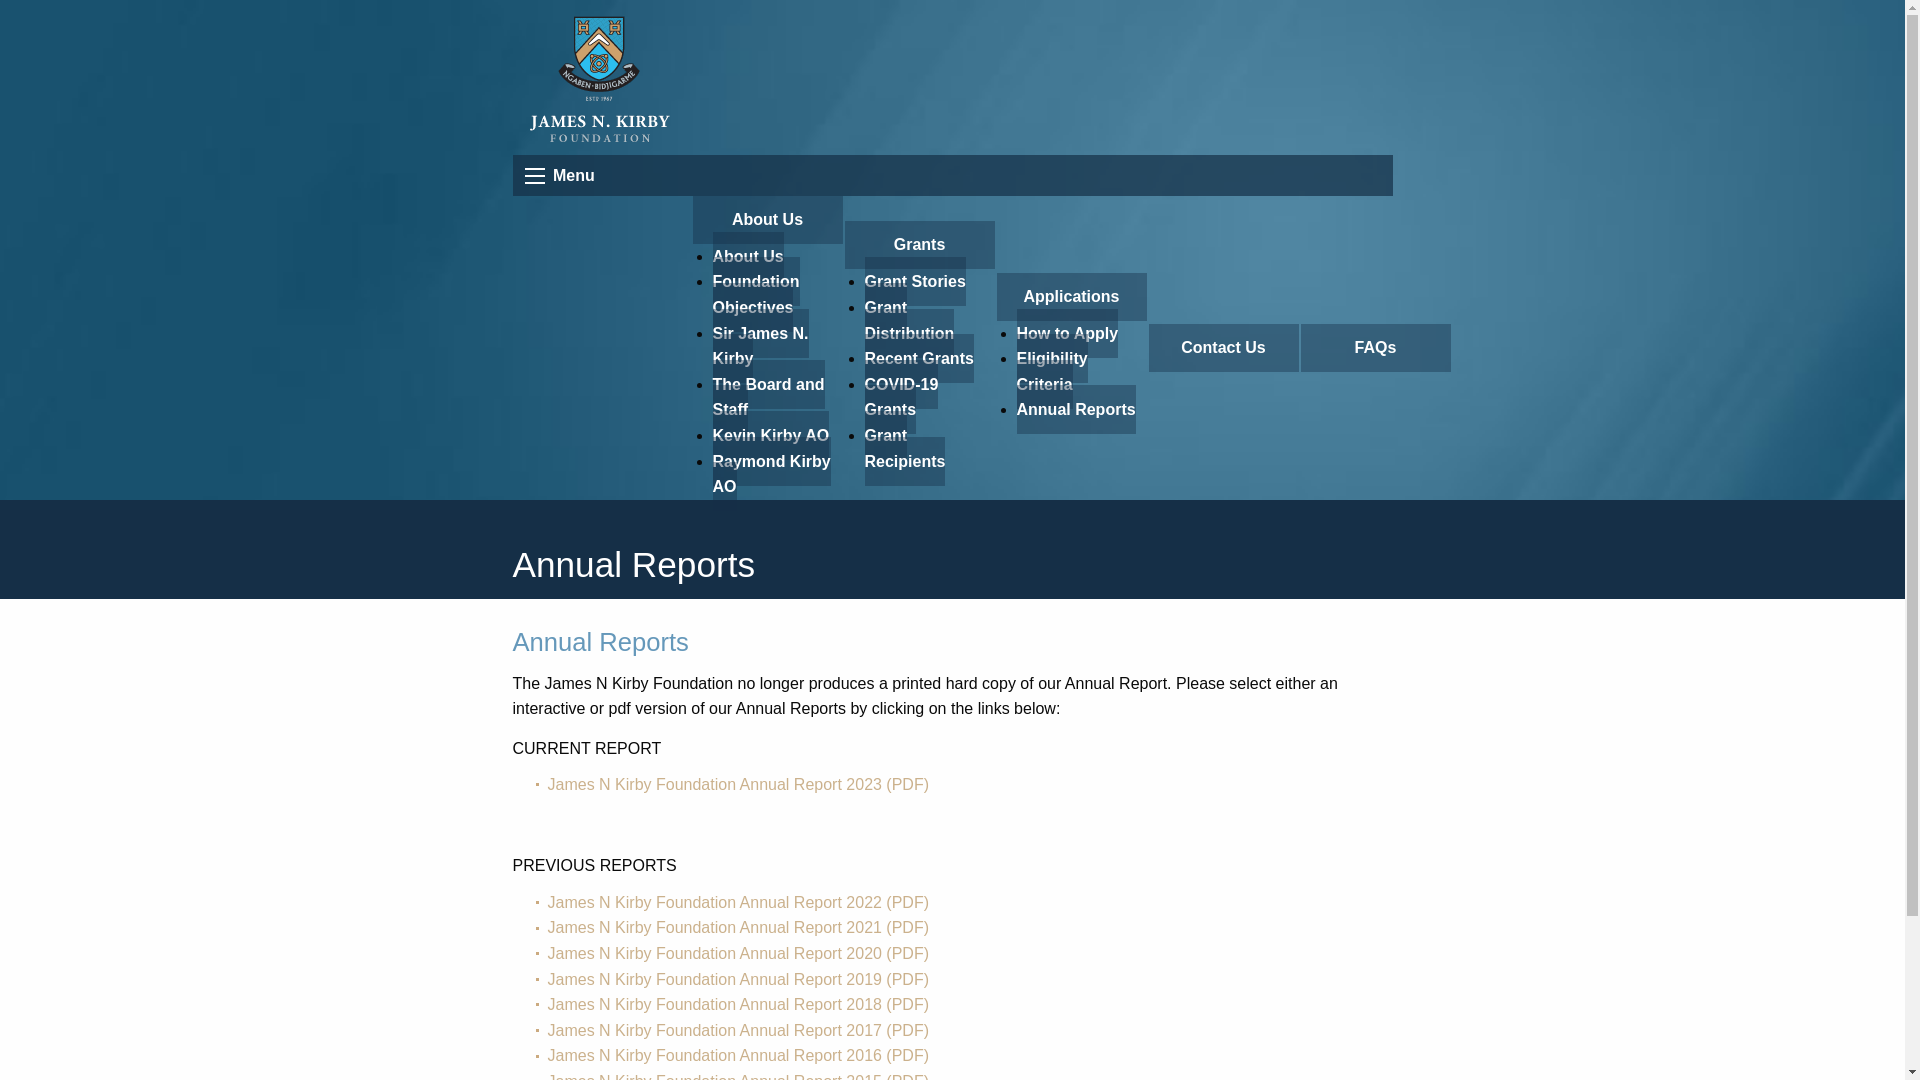 This screenshot has height=1080, width=1920. Describe the element at coordinates (903, 447) in the screenshot. I see `'Grant Recipients'` at that location.